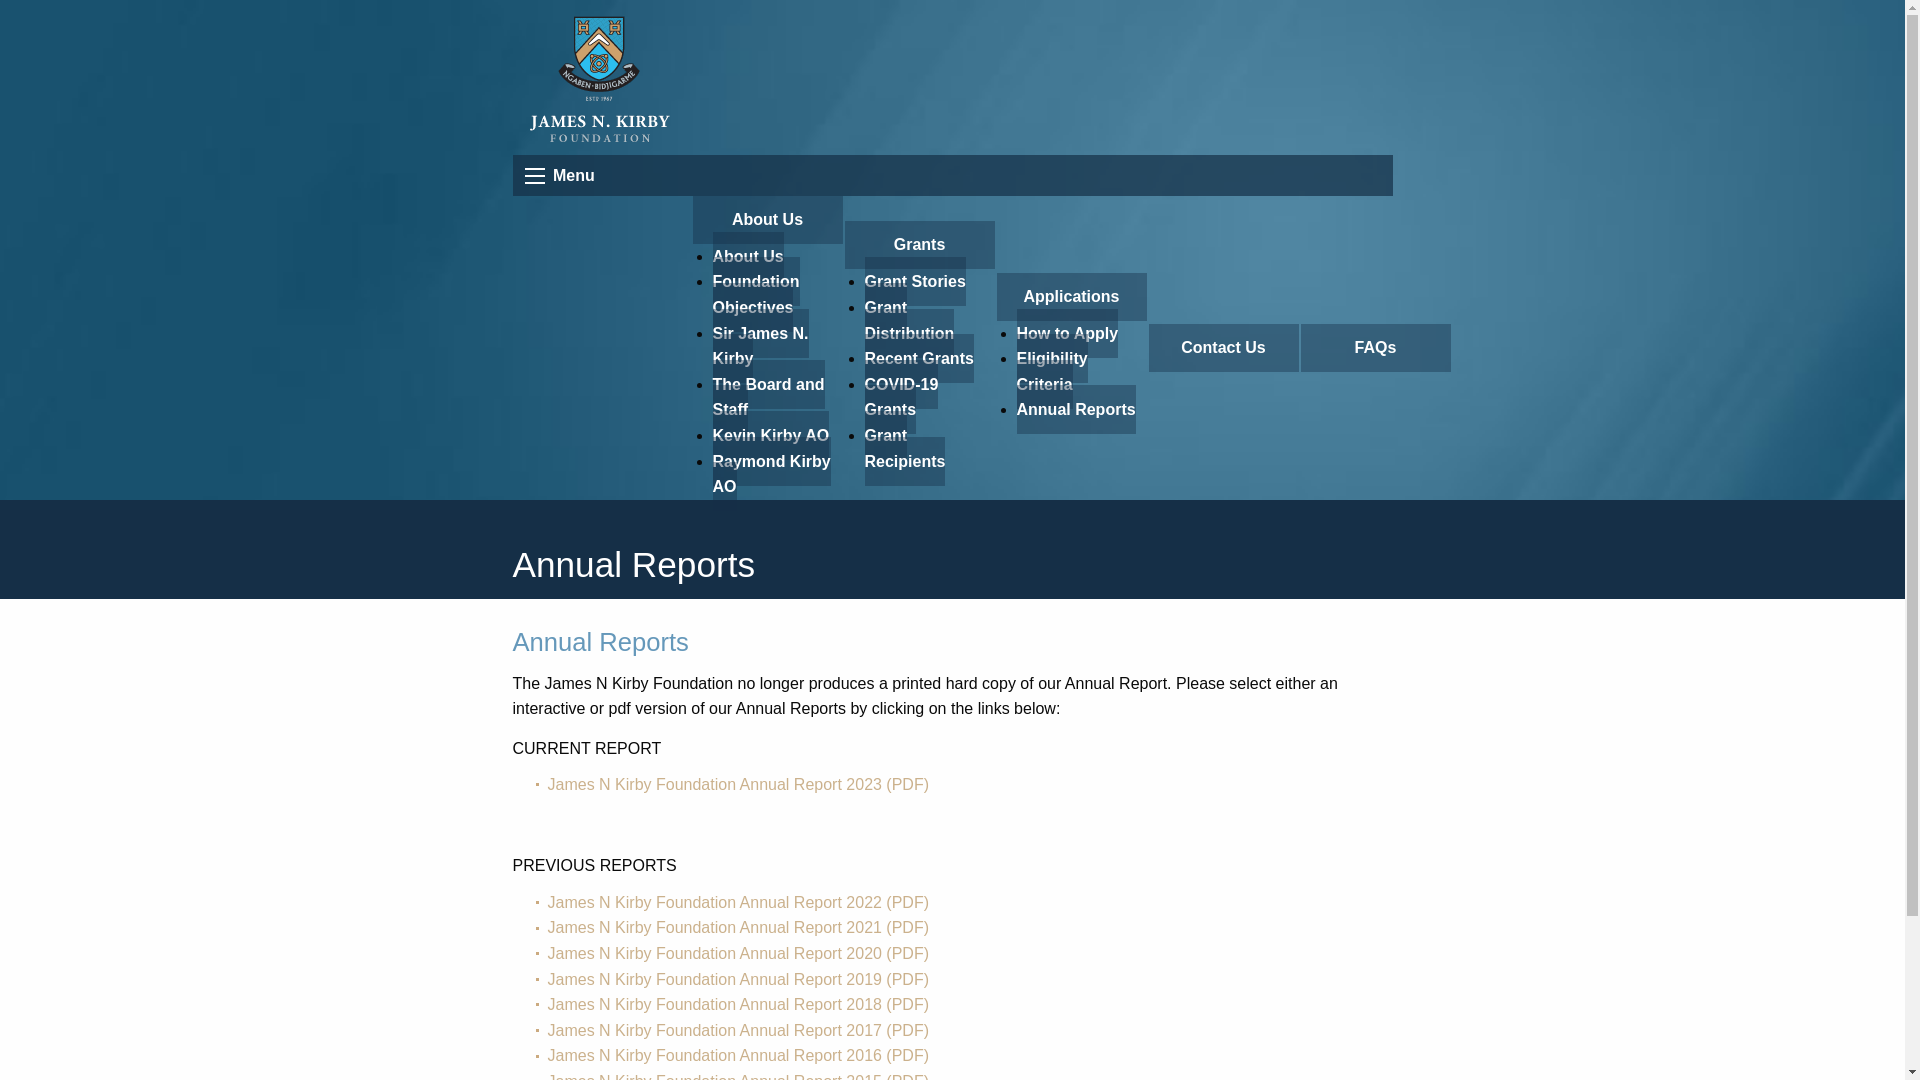 This screenshot has height=1080, width=1920. Describe the element at coordinates (903, 447) in the screenshot. I see `'Grant Recipients'` at that location.